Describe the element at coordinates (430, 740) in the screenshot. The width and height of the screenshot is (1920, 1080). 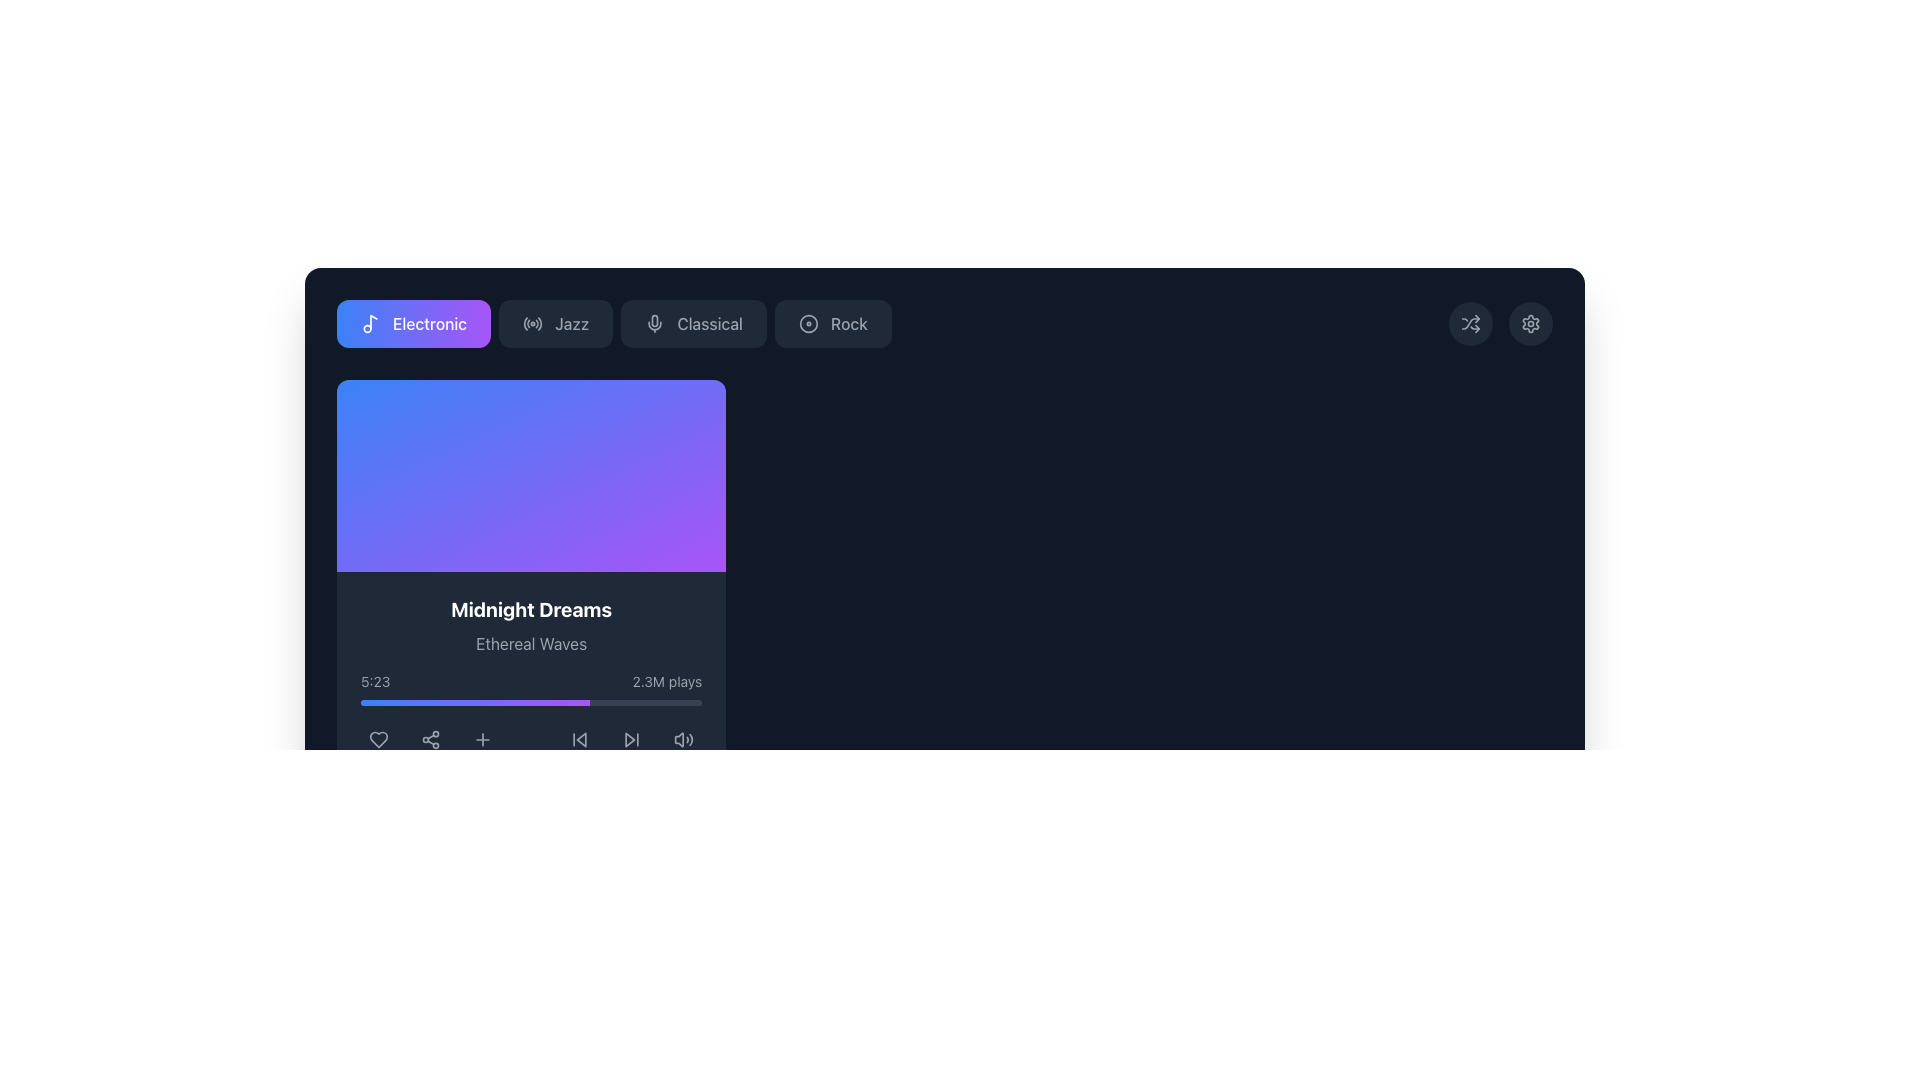
I see `the share button located between the 'like' heart icon and the '+' icon, positioned directly beneath the media description and progress bar` at that location.